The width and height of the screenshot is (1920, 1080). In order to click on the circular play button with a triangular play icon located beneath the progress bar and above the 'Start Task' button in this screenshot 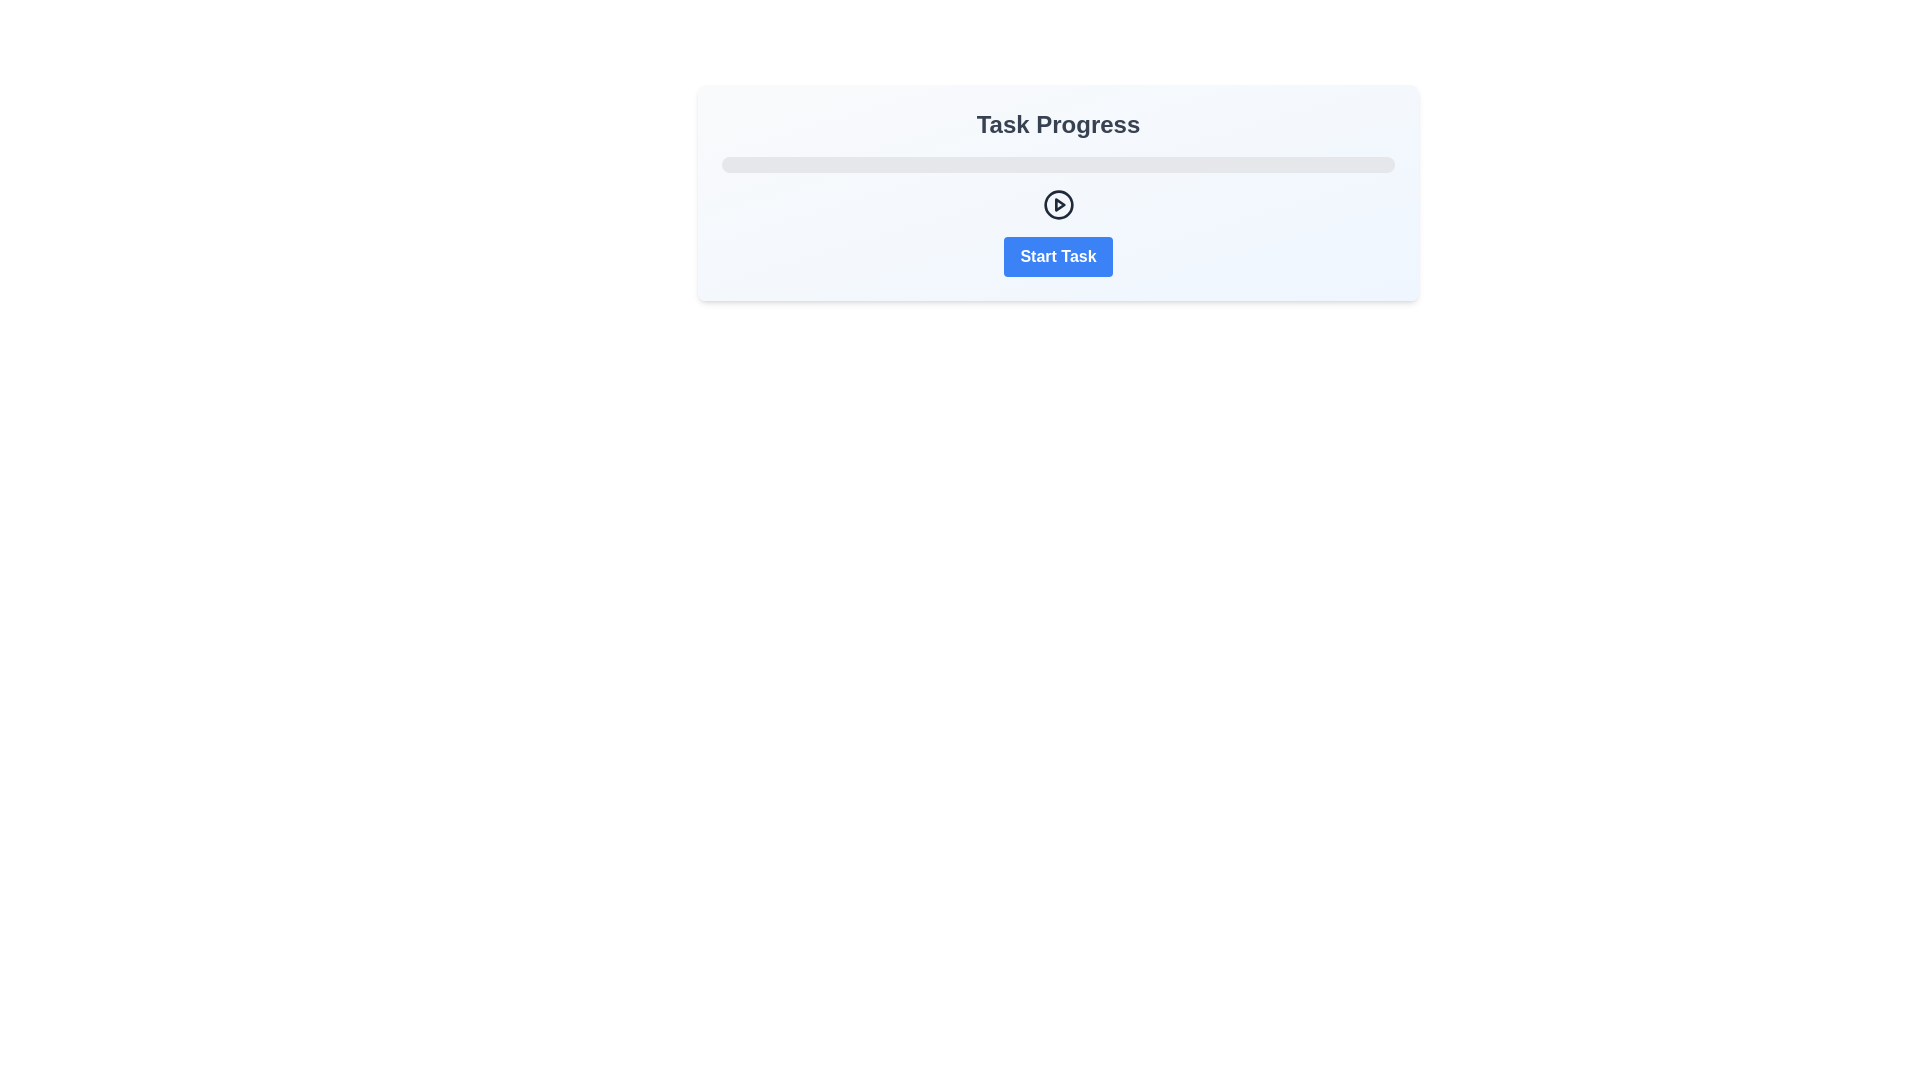, I will do `click(1057, 204)`.